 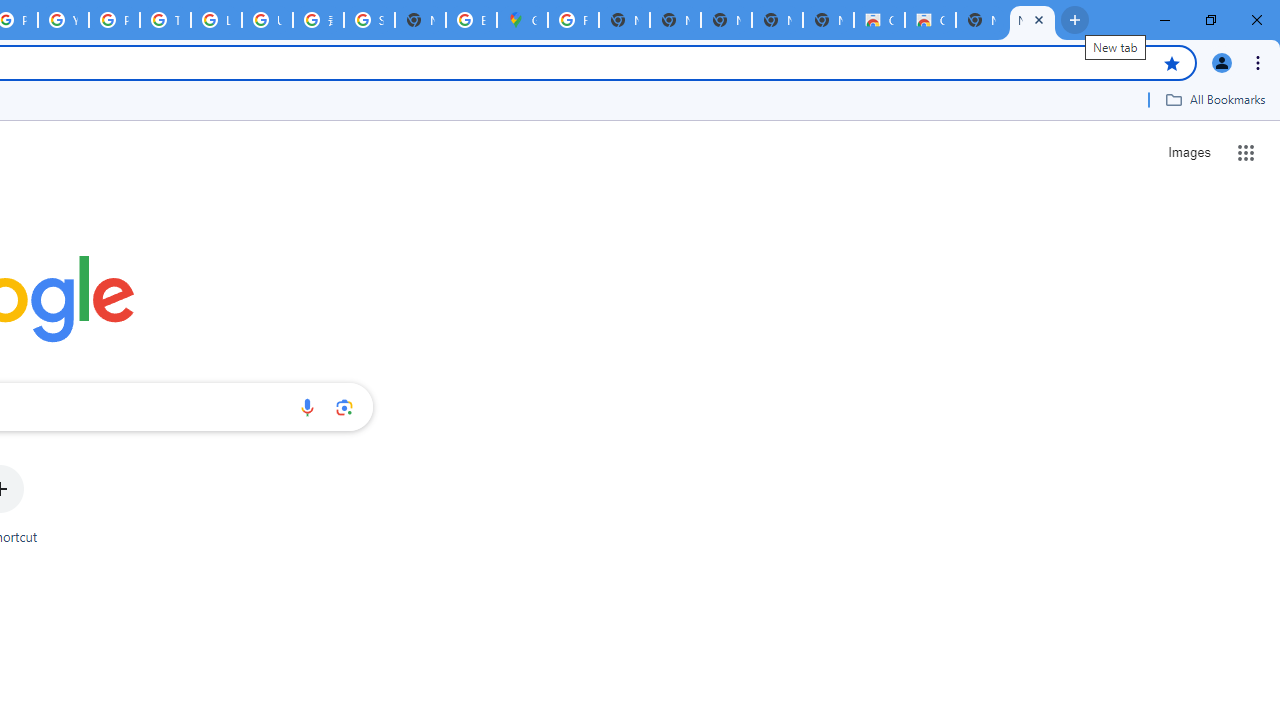 What do you see at coordinates (369, 20) in the screenshot?
I see `'Sign in - Google Accounts'` at bounding box center [369, 20].